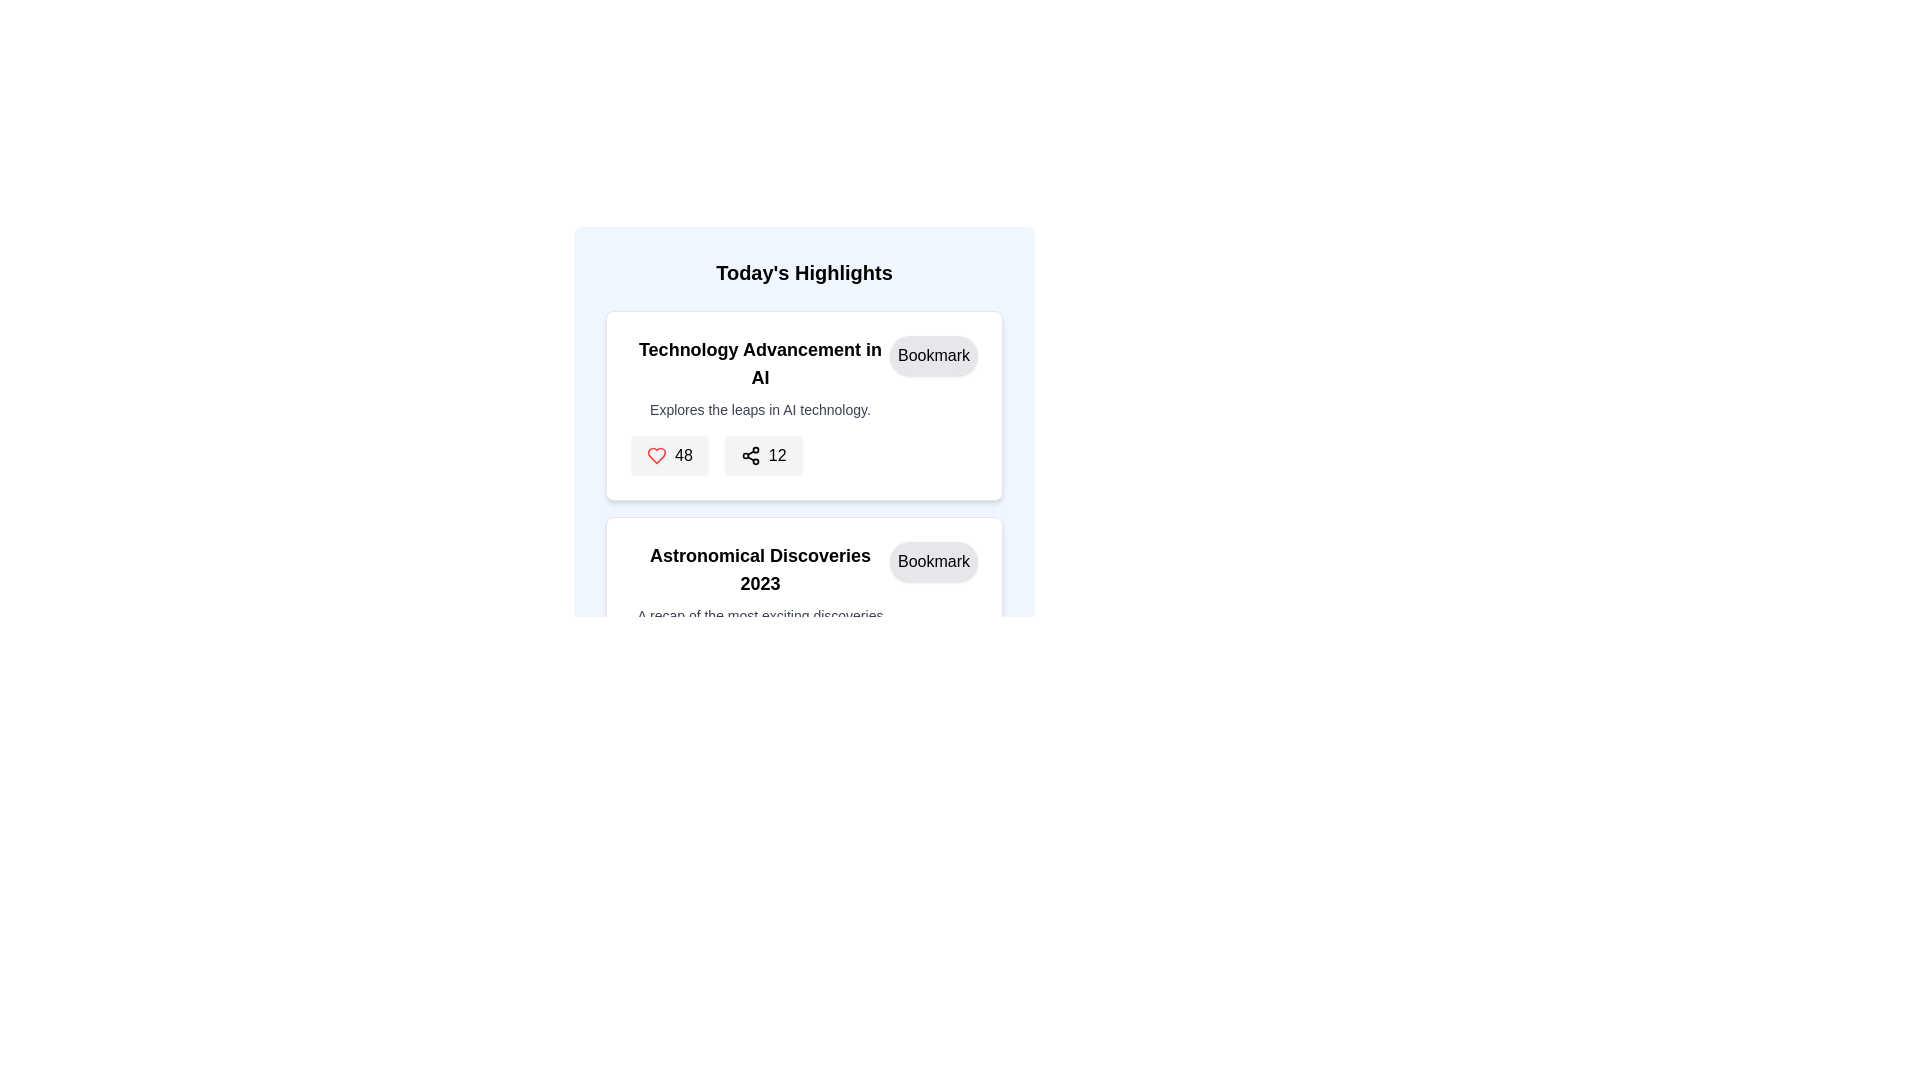 Image resolution: width=1920 pixels, height=1080 pixels. Describe the element at coordinates (759, 570) in the screenshot. I see `the text label containing 'Astronomical Discoveries 2023', which is styled in a large, bold font and located at the top of the second card in a vertically stacked list of cards` at that location.